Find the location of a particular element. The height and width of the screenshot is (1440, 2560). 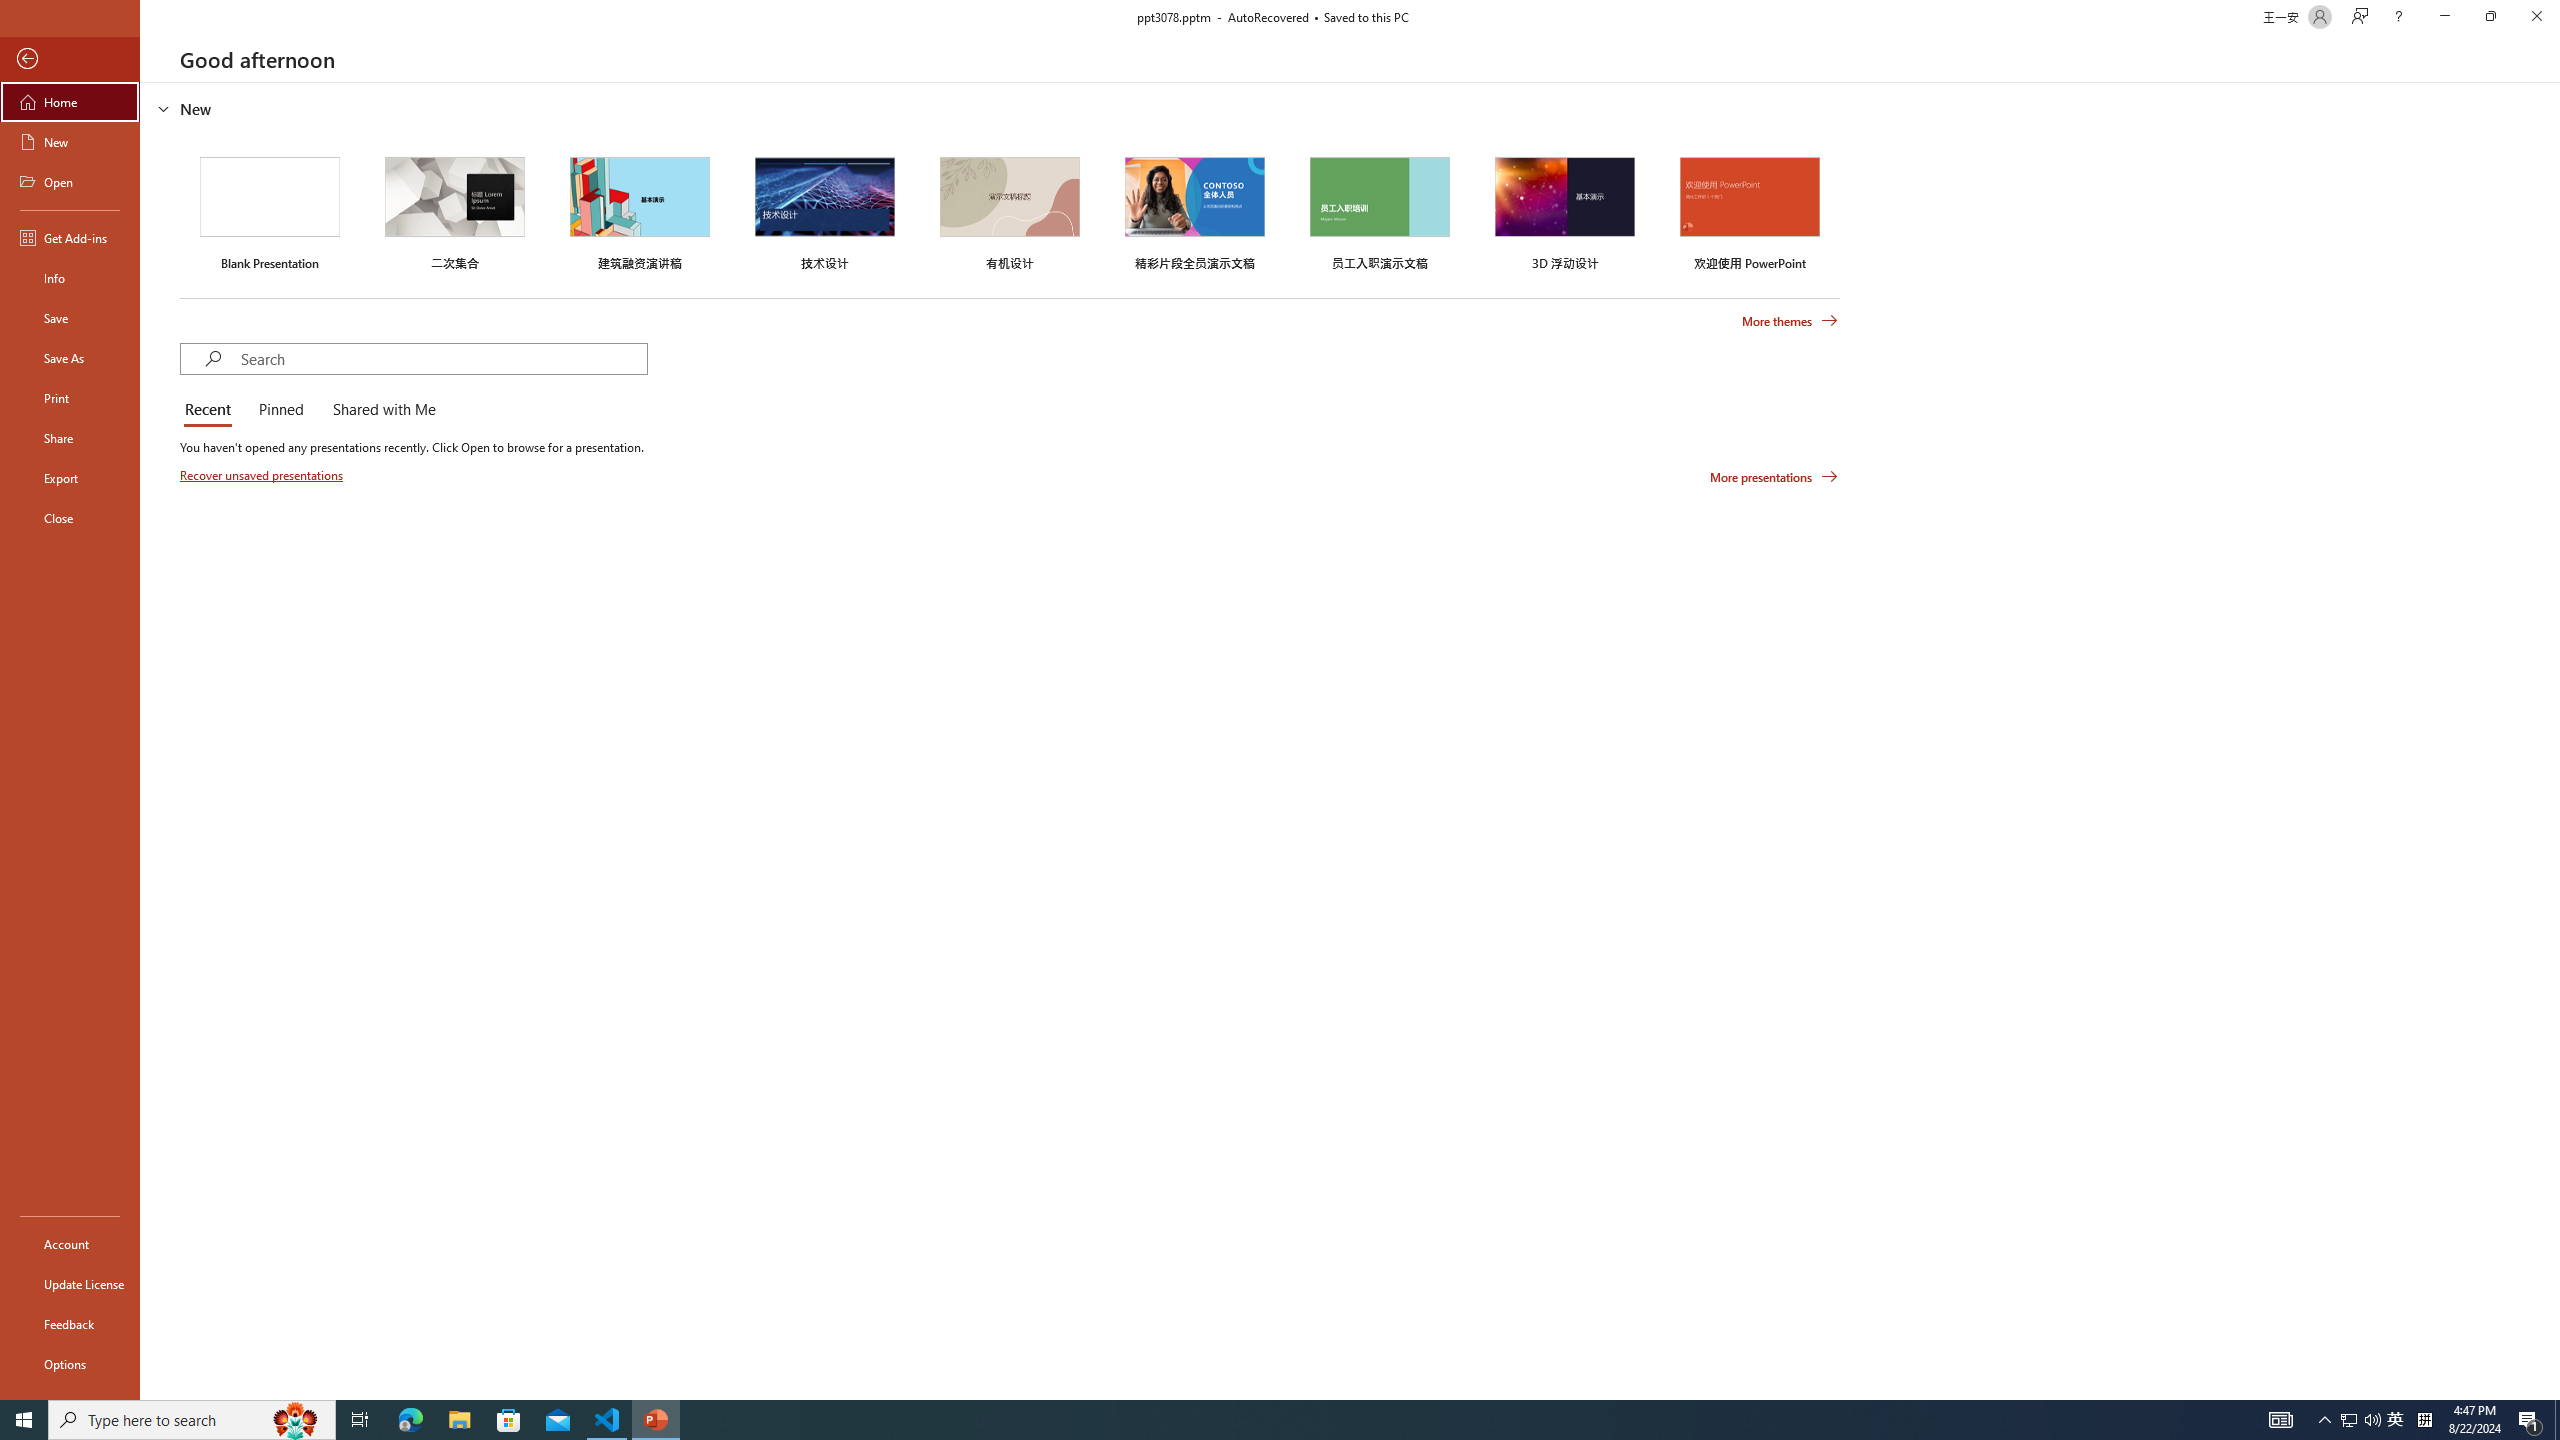

'More presentations' is located at coordinates (1773, 475).